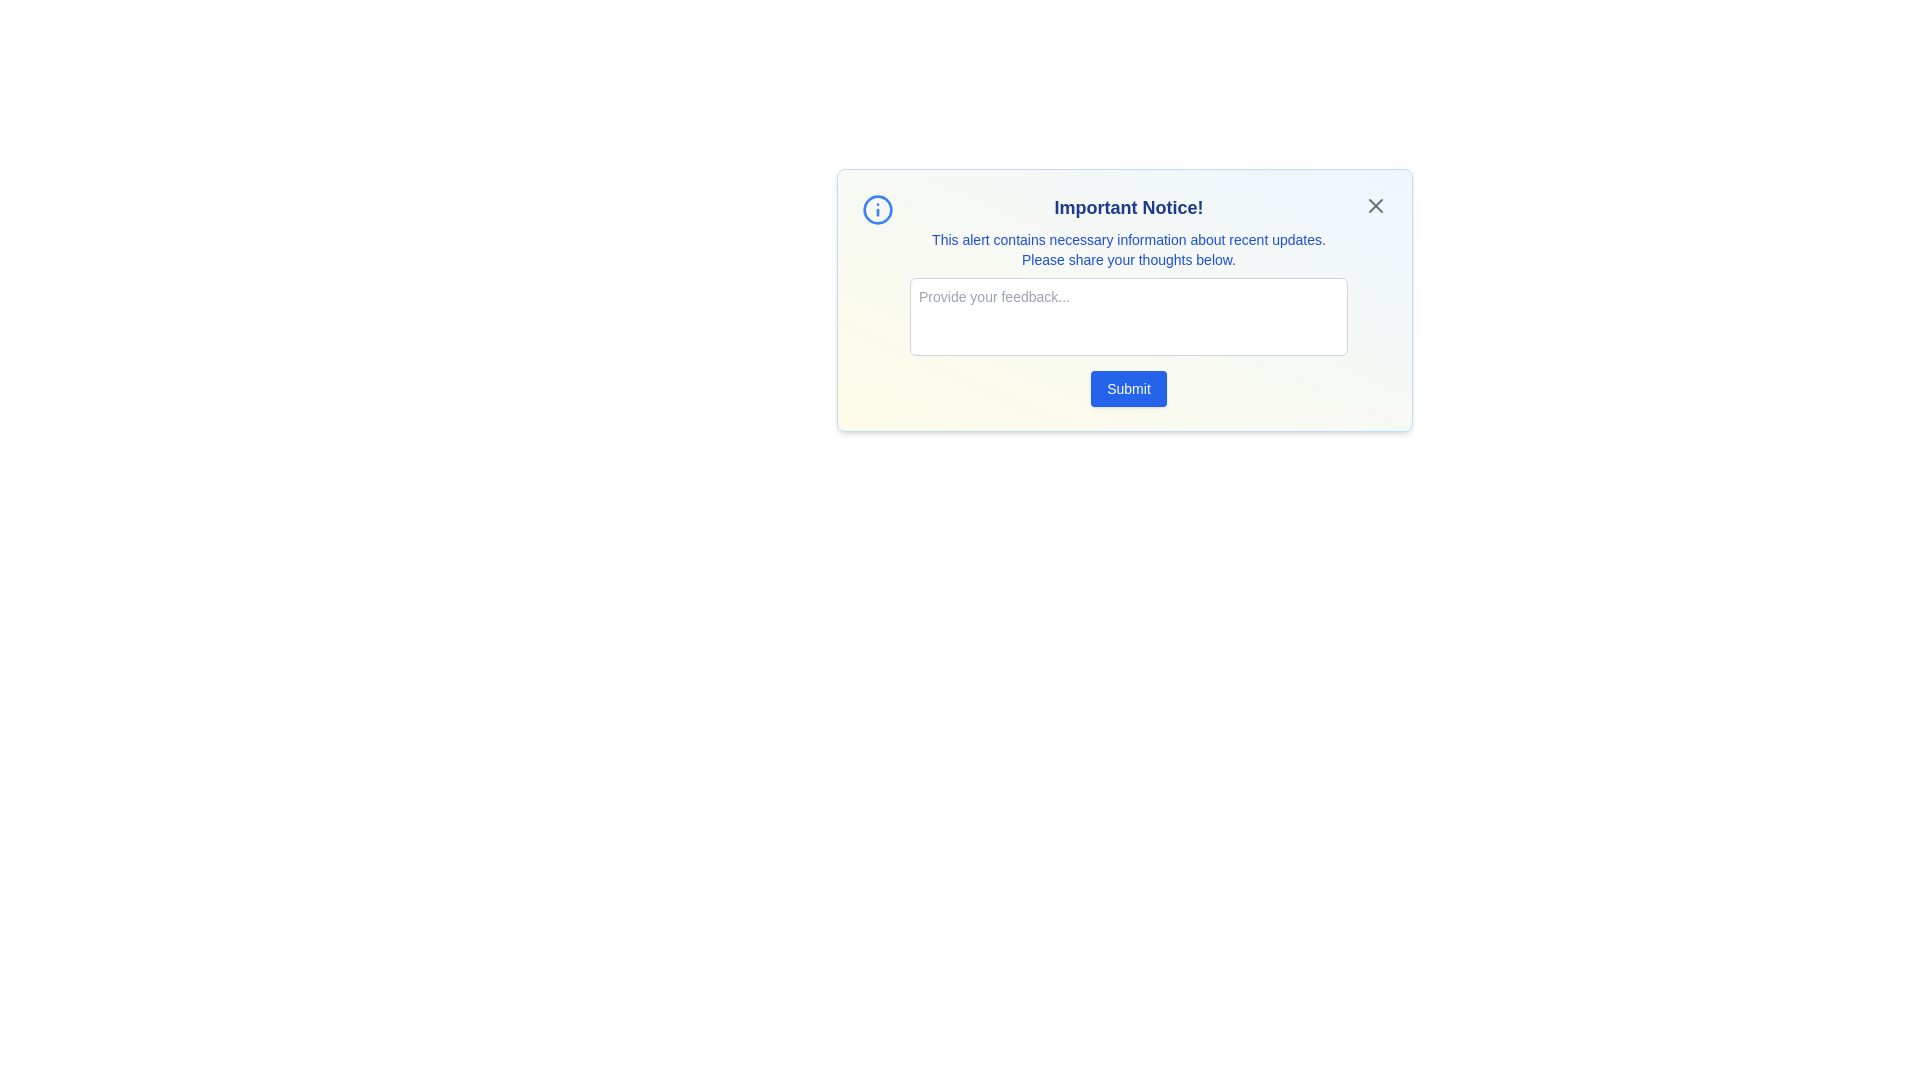 Image resolution: width=1920 pixels, height=1080 pixels. I want to click on the small circular button with an 'X' icon located in the top-right corner of the notification box, so click(1375, 205).